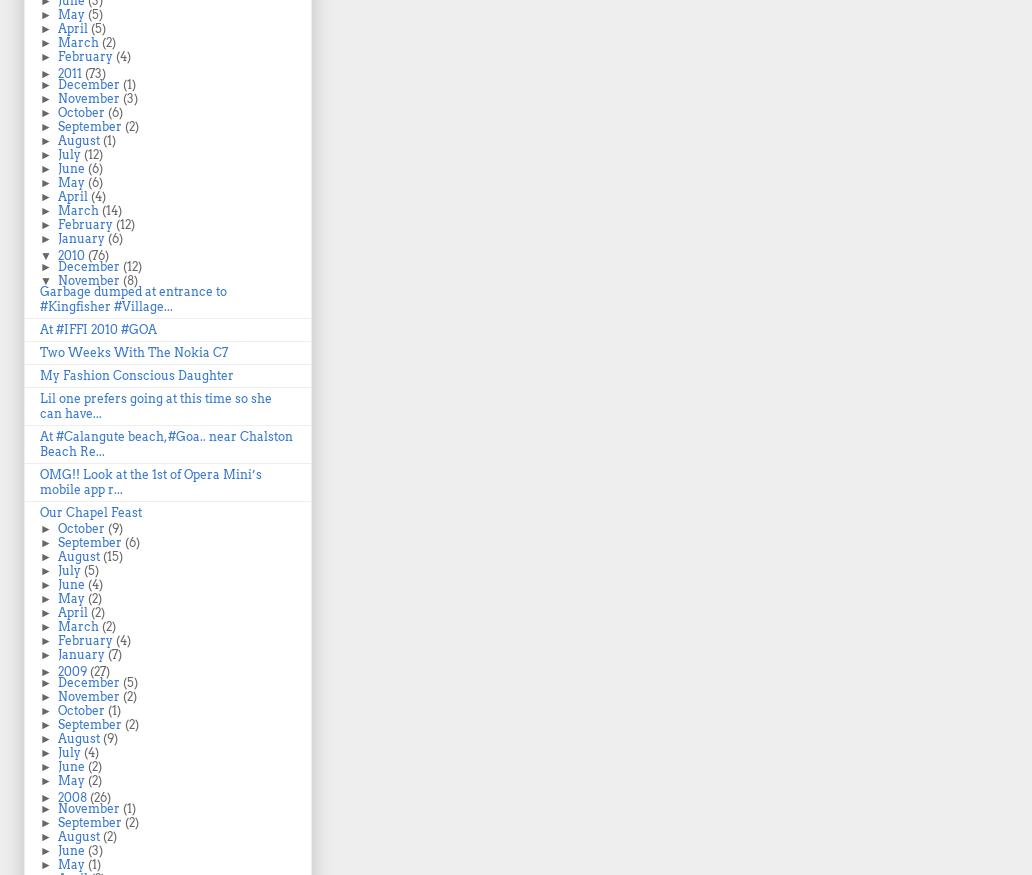  I want to click on 'Two Weeks With The Nokia C7', so click(132, 352).